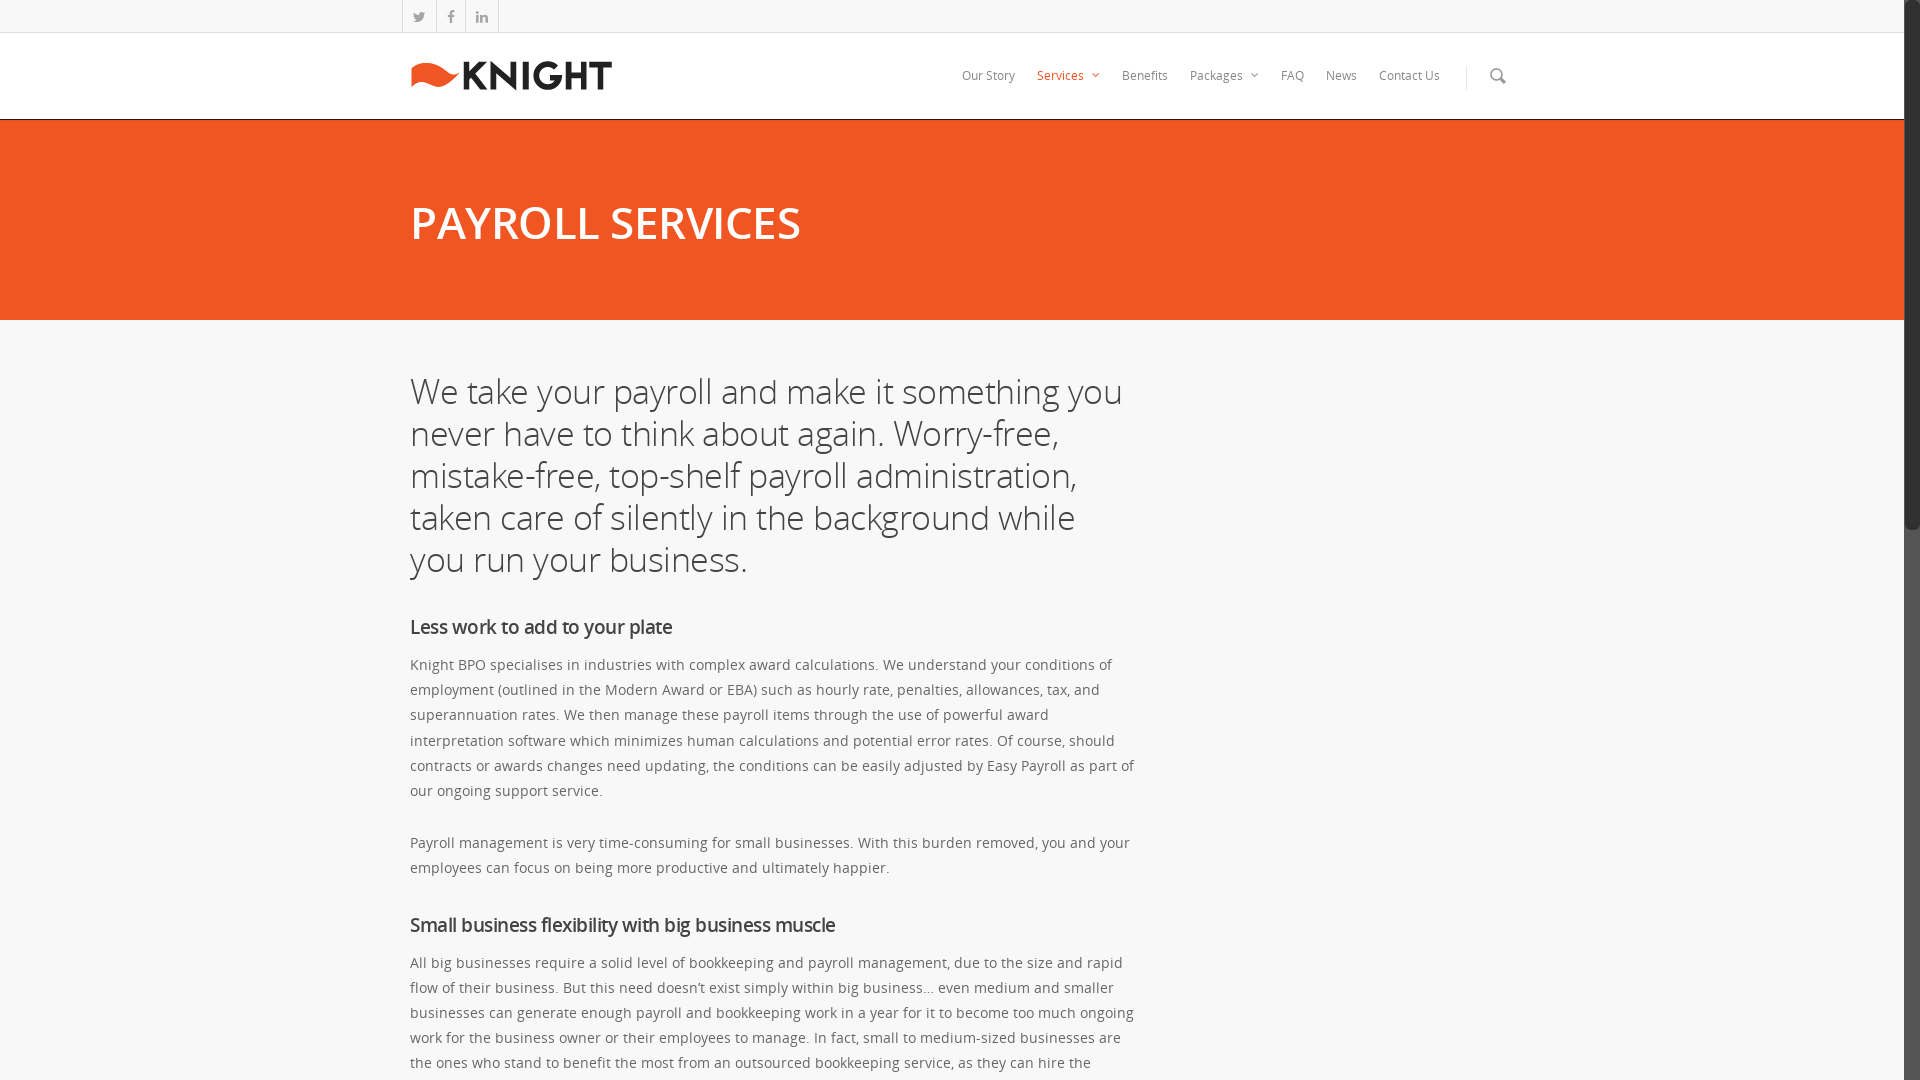 Image resolution: width=1920 pixels, height=1080 pixels. I want to click on 'News', so click(1315, 88).